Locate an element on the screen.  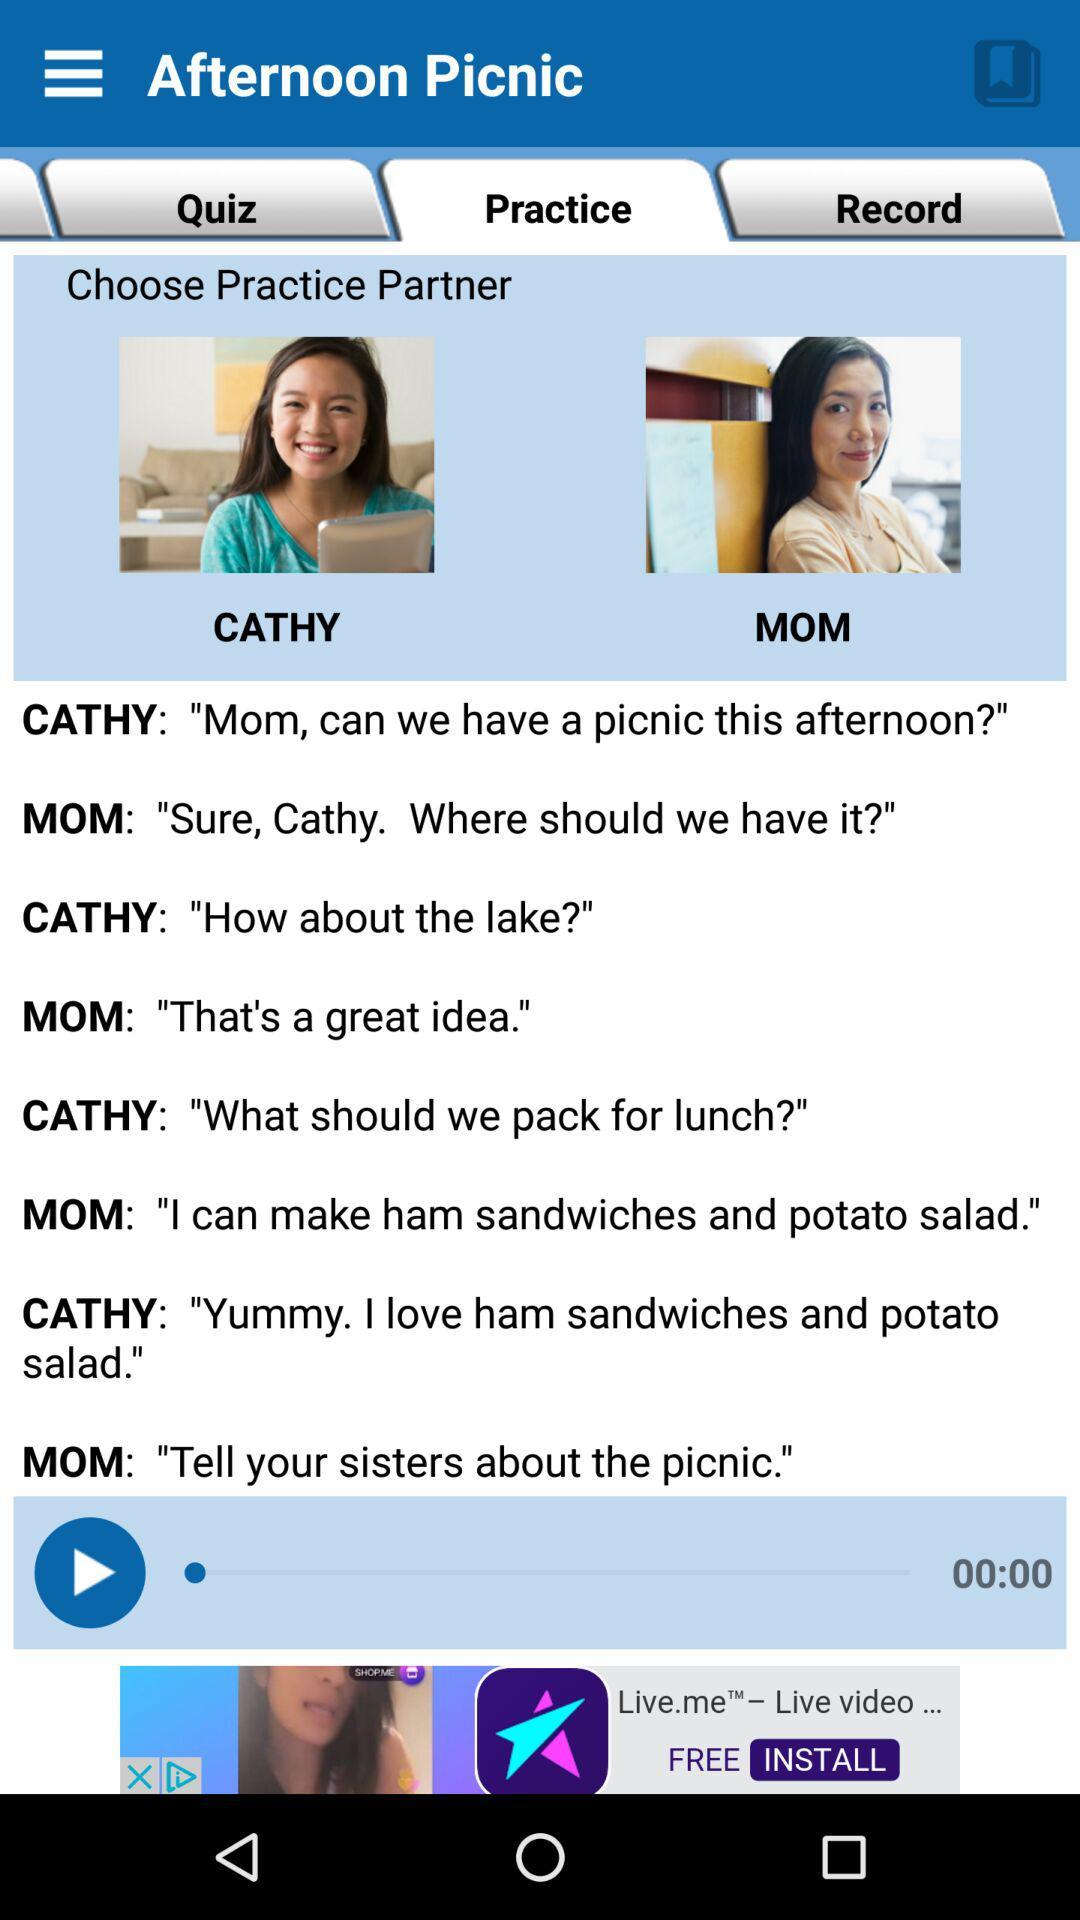
advertisements is located at coordinates (540, 1727).